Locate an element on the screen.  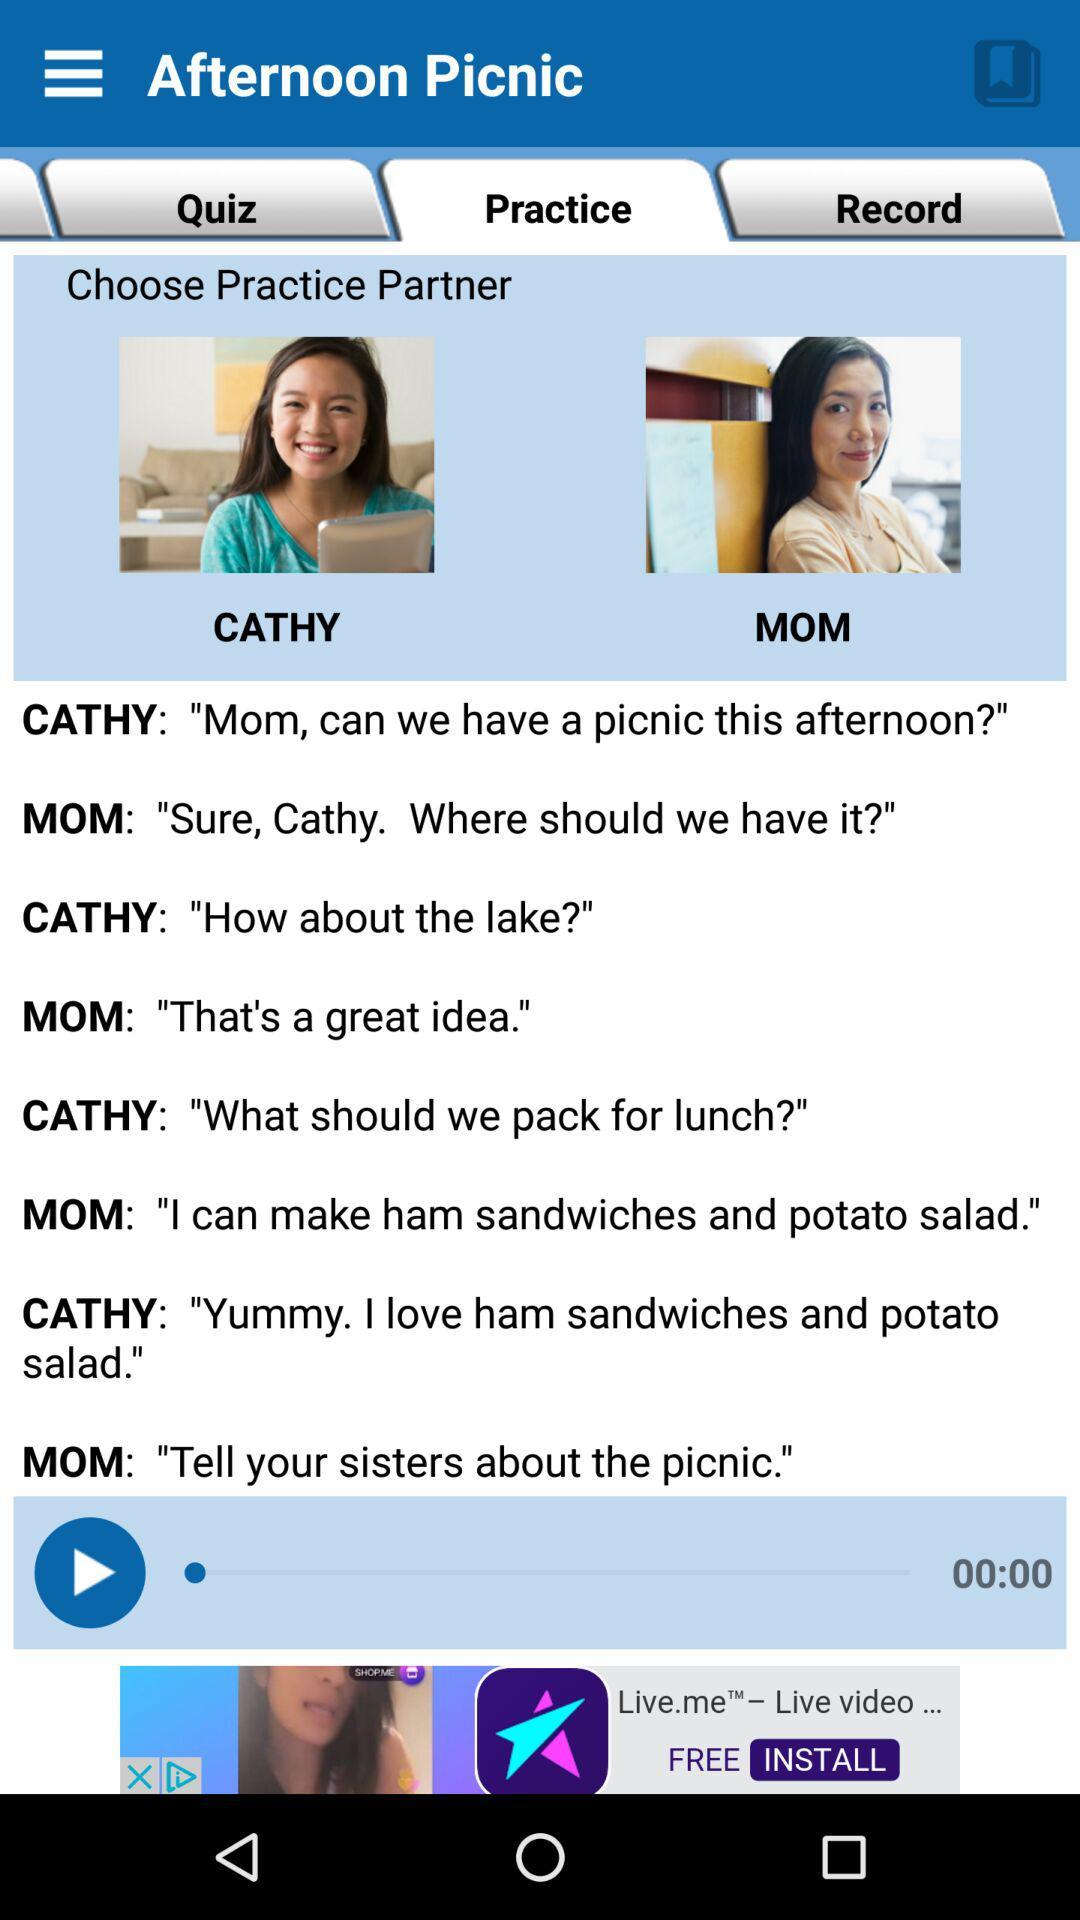
advertisements is located at coordinates (540, 1727).